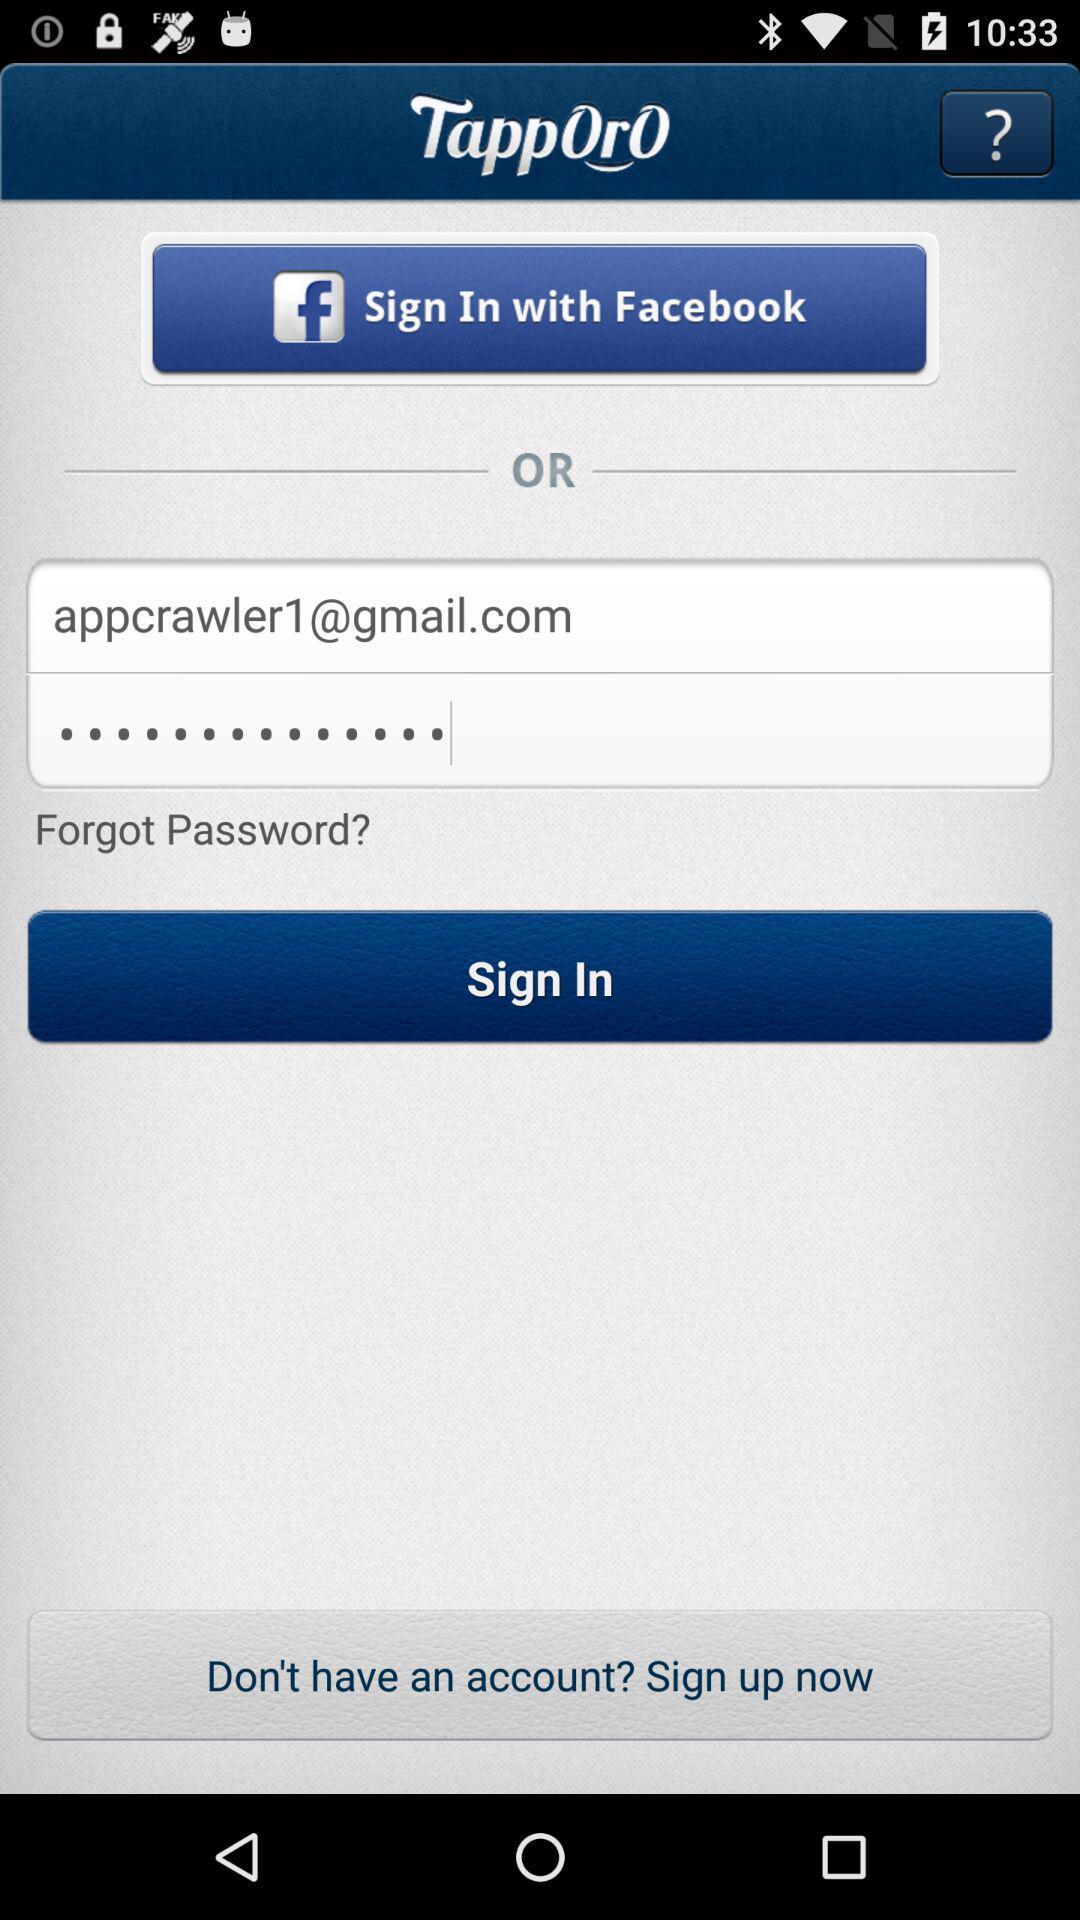 The height and width of the screenshot is (1920, 1080). What do you see at coordinates (540, 307) in the screenshot?
I see `sign in to facebook account` at bounding box center [540, 307].